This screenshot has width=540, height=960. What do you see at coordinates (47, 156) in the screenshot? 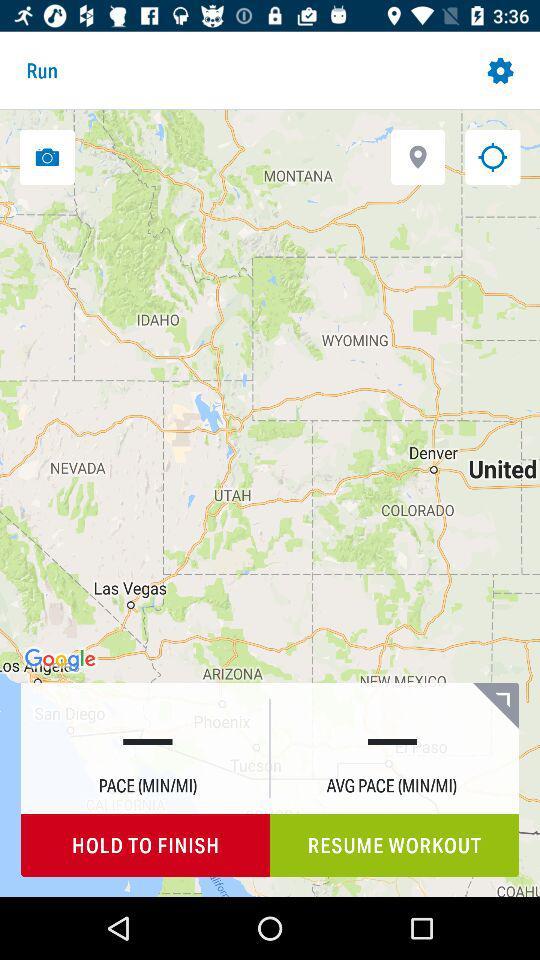
I see `take photo of map` at bounding box center [47, 156].